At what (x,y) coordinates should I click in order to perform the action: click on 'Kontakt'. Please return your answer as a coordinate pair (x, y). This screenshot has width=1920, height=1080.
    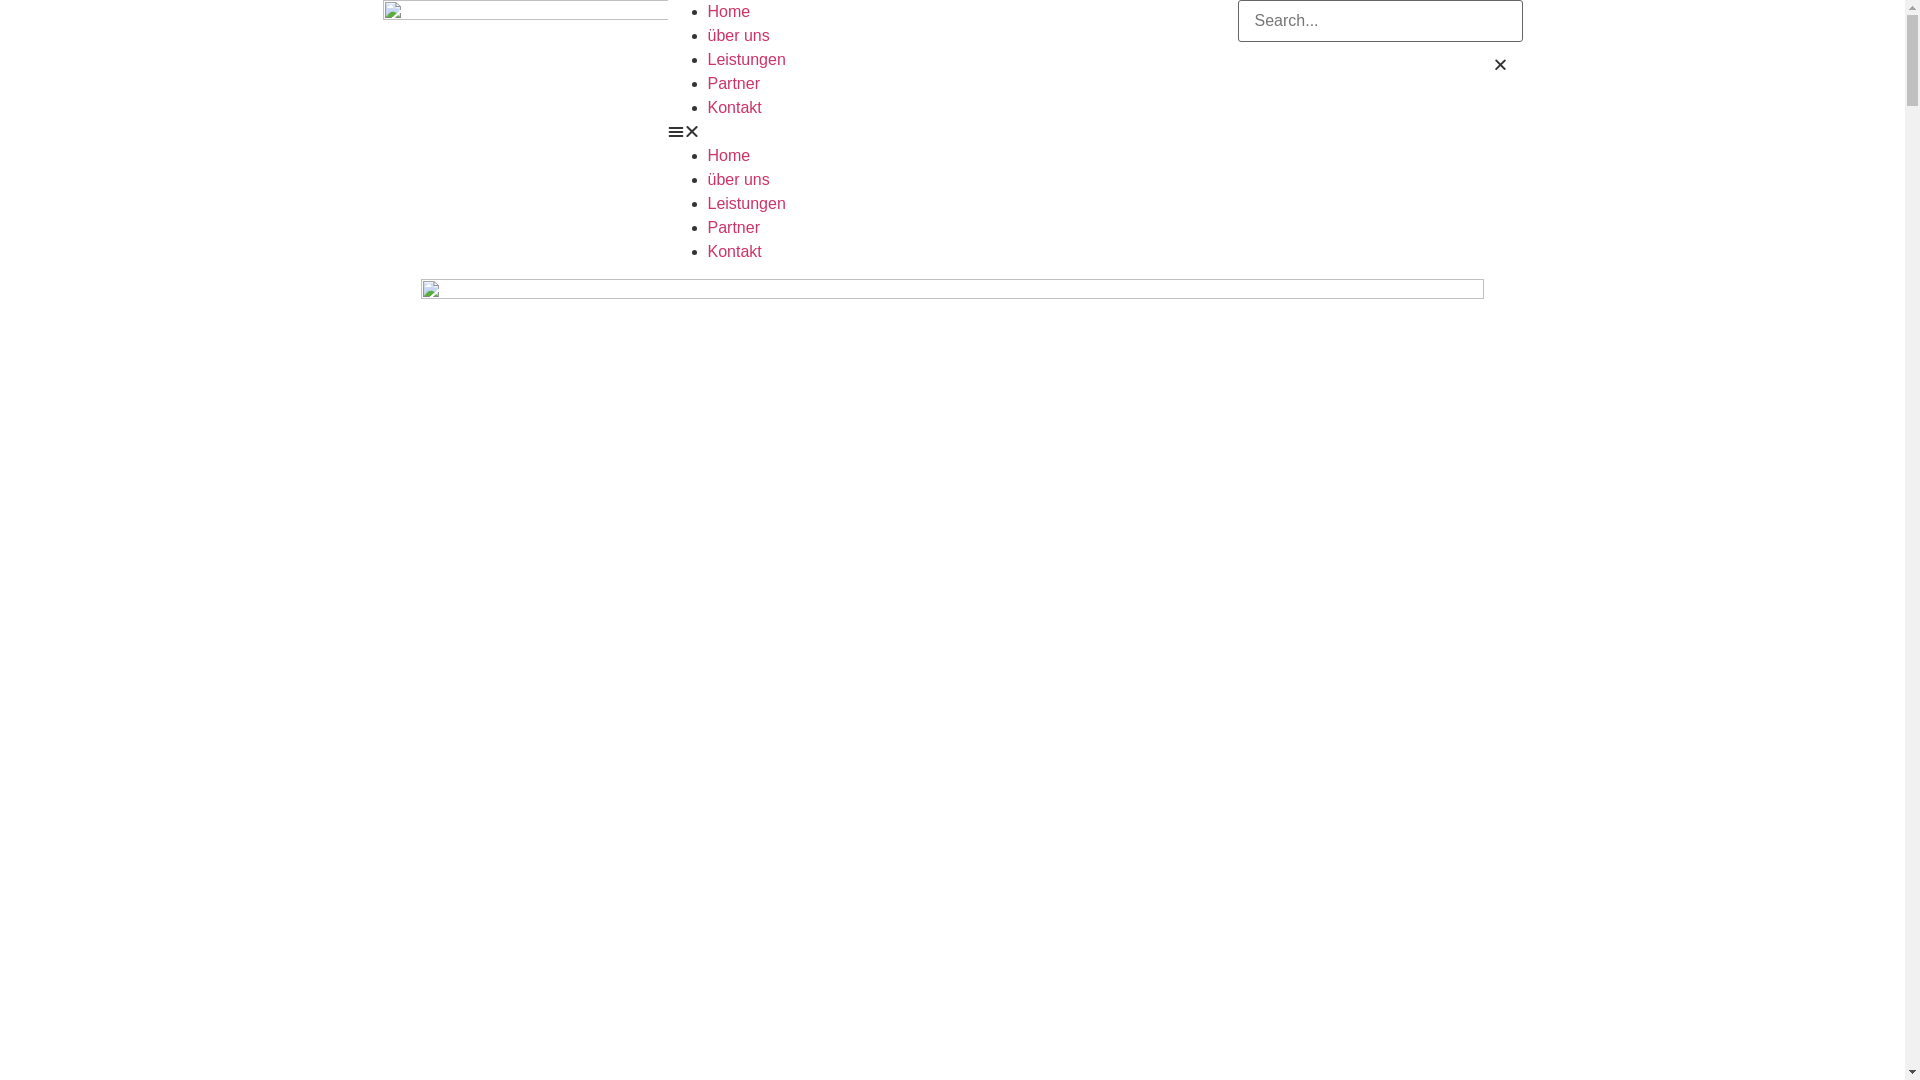
    Looking at the image, I should click on (733, 250).